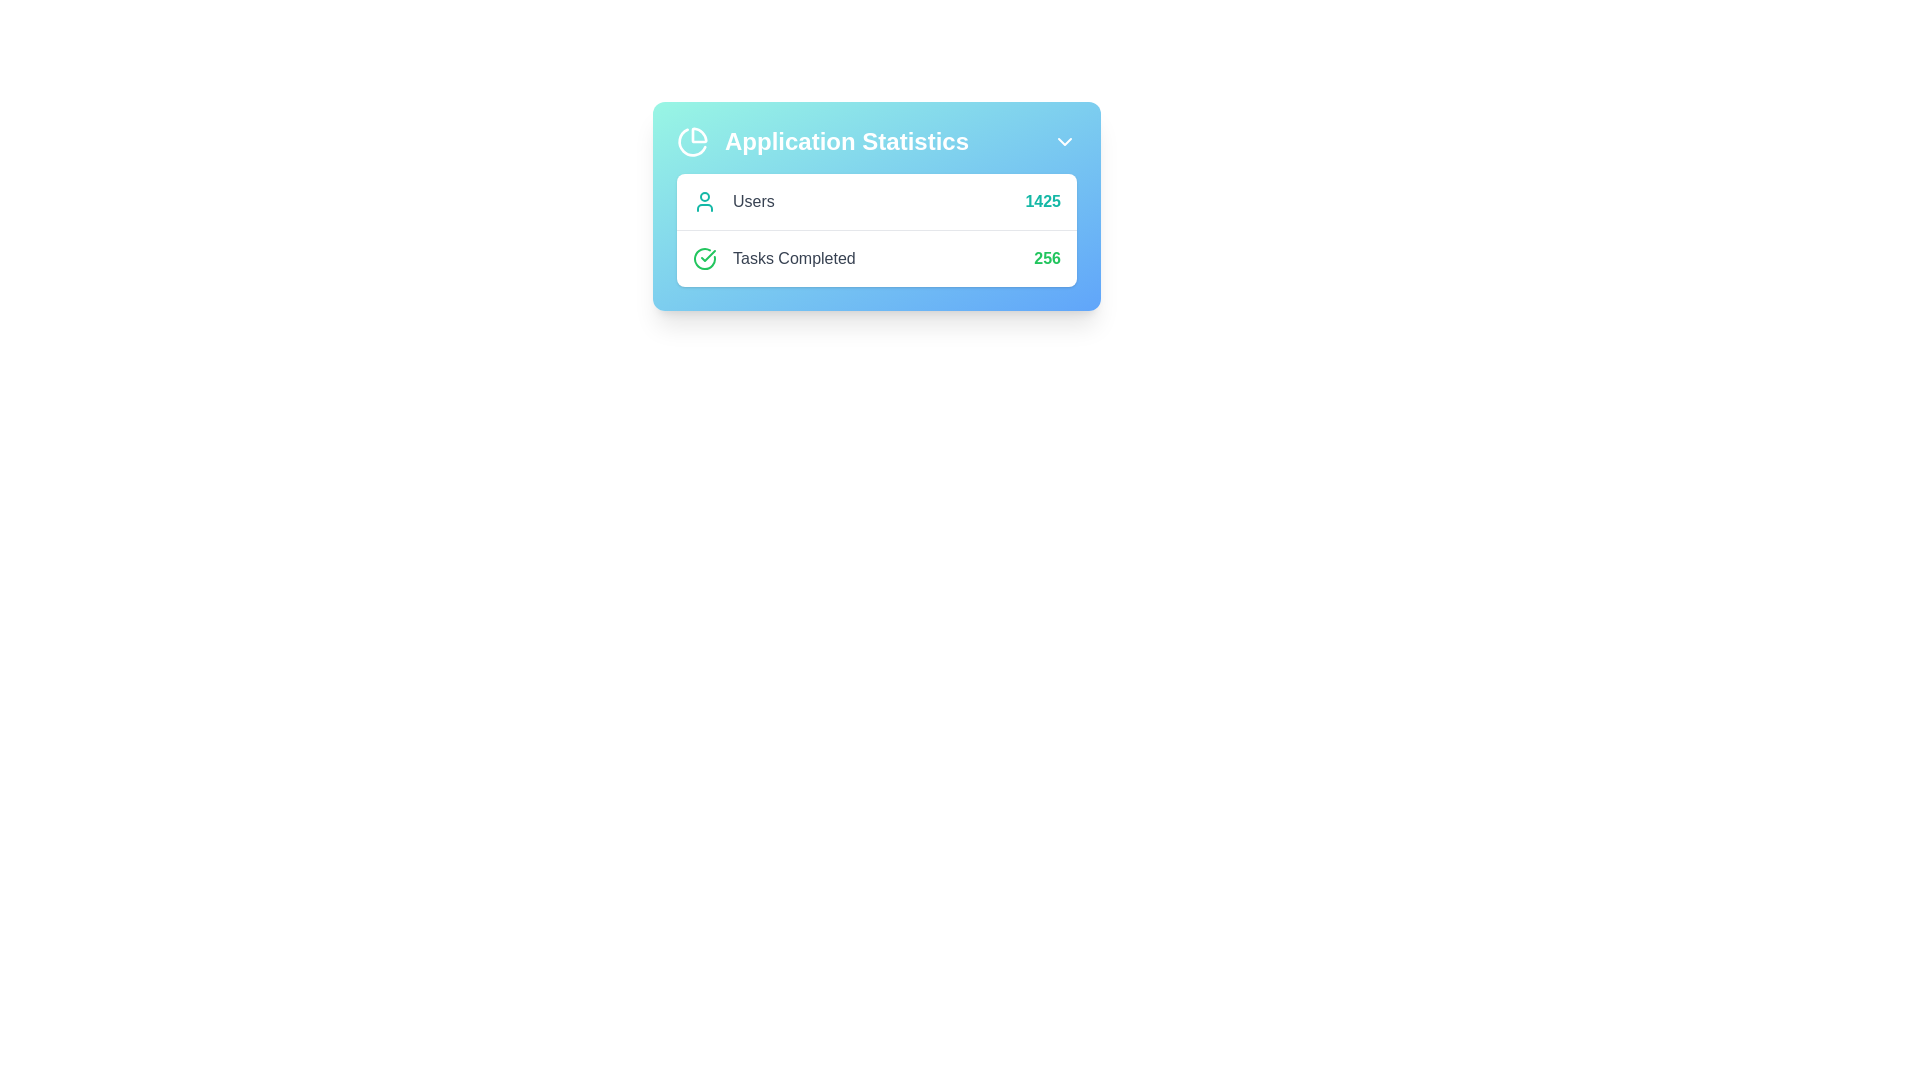 Image resolution: width=1920 pixels, height=1080 pixels. I want to click on the completed task icon located immediately to the left of the 'Tasks Completed' text in the statistics dashboard, so click(705, 257).